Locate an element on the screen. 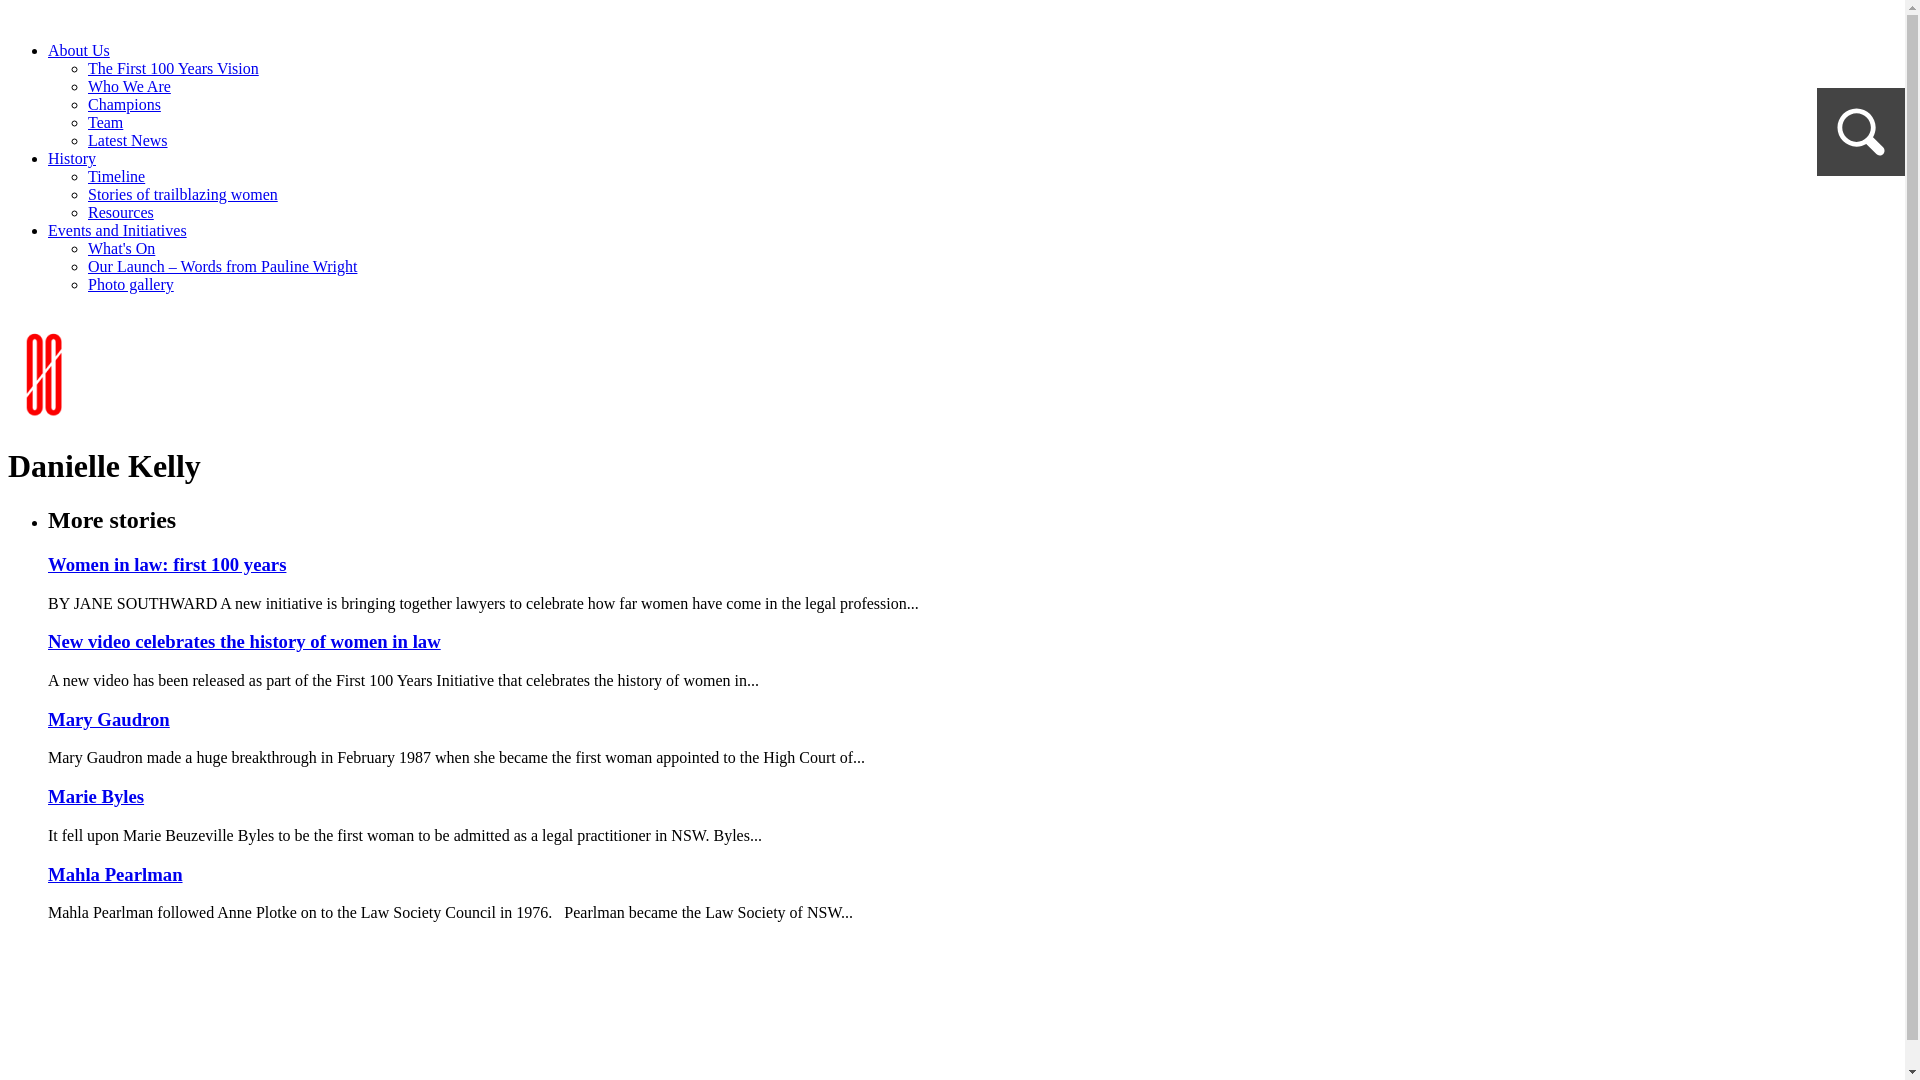  'Resources' is located at coordinates (119, 212).